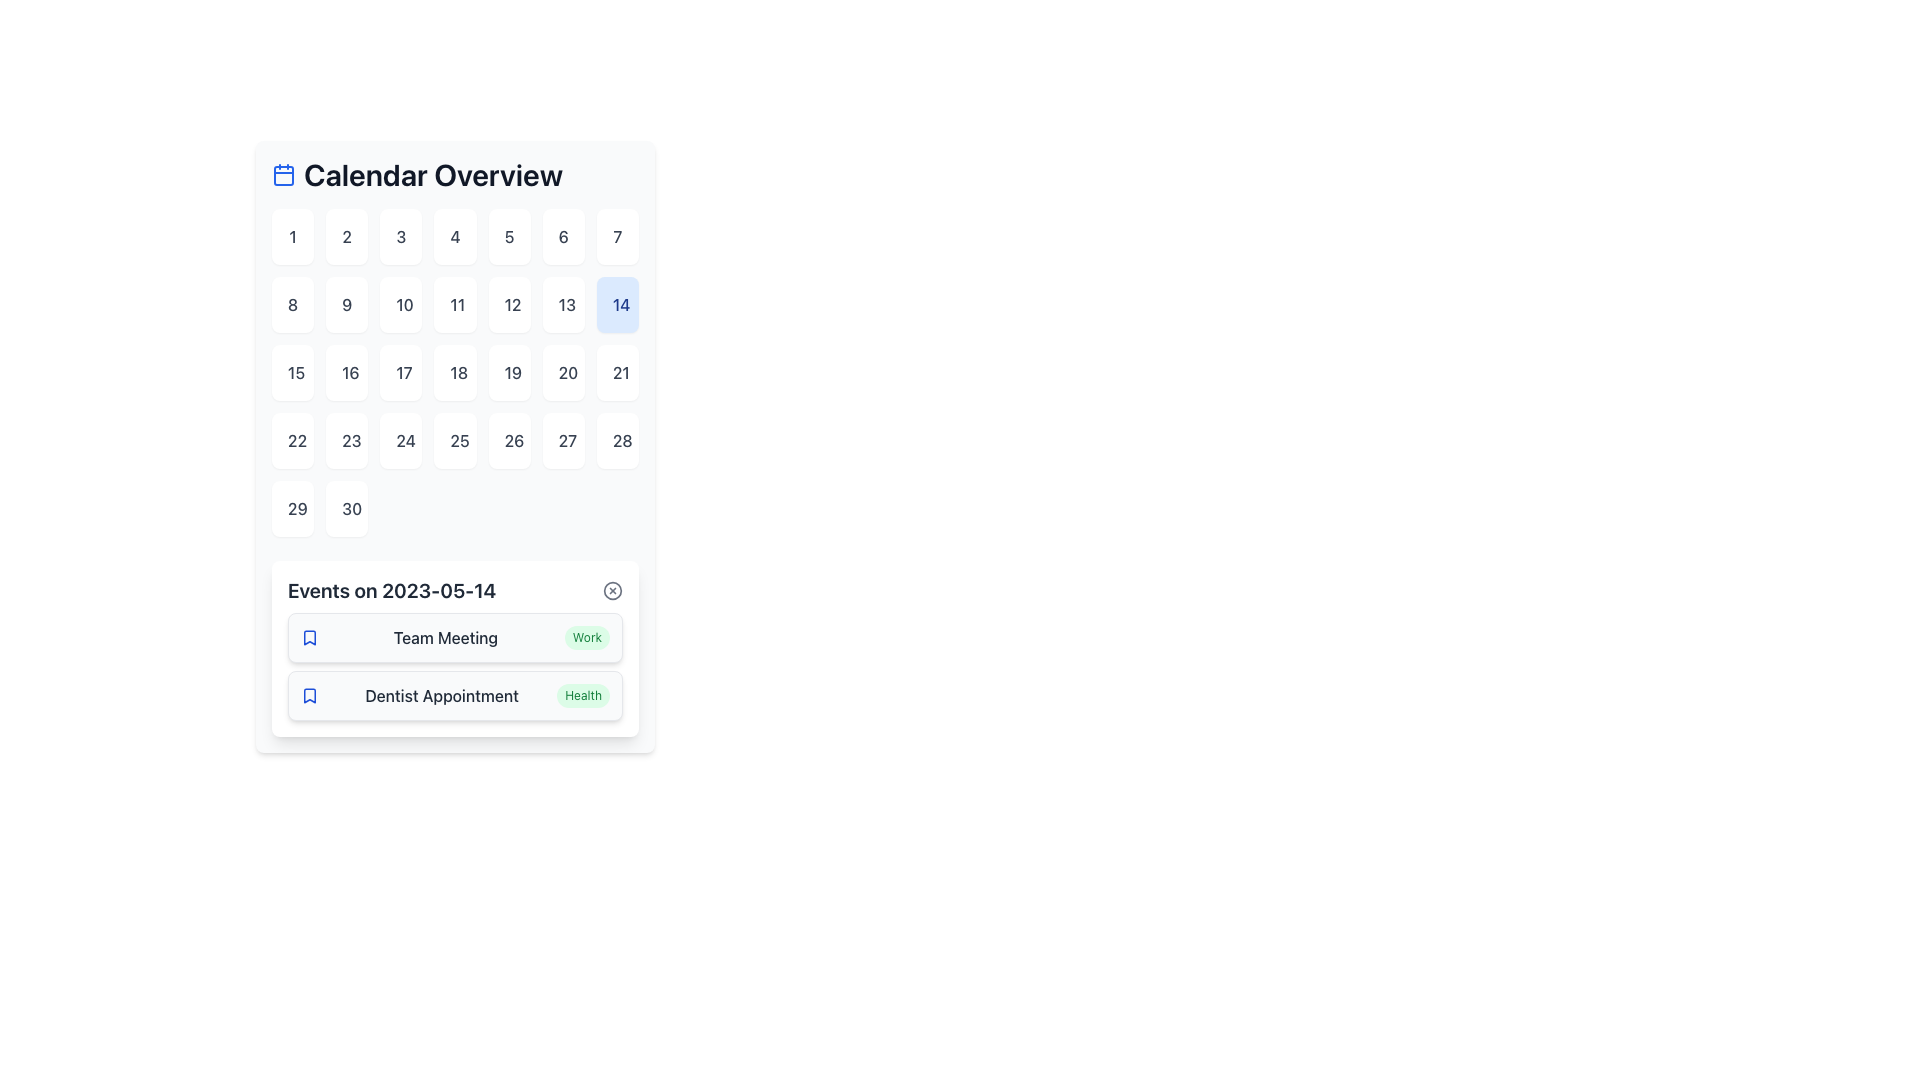 This screenshot has height=1080, width=1920. What do you see at coordinates (309, 694) in the screenshot?
I see `the blue outlined bookmark icon next to the 'Dentist Appointment' text within the card component` at bounding box center [309, 694].